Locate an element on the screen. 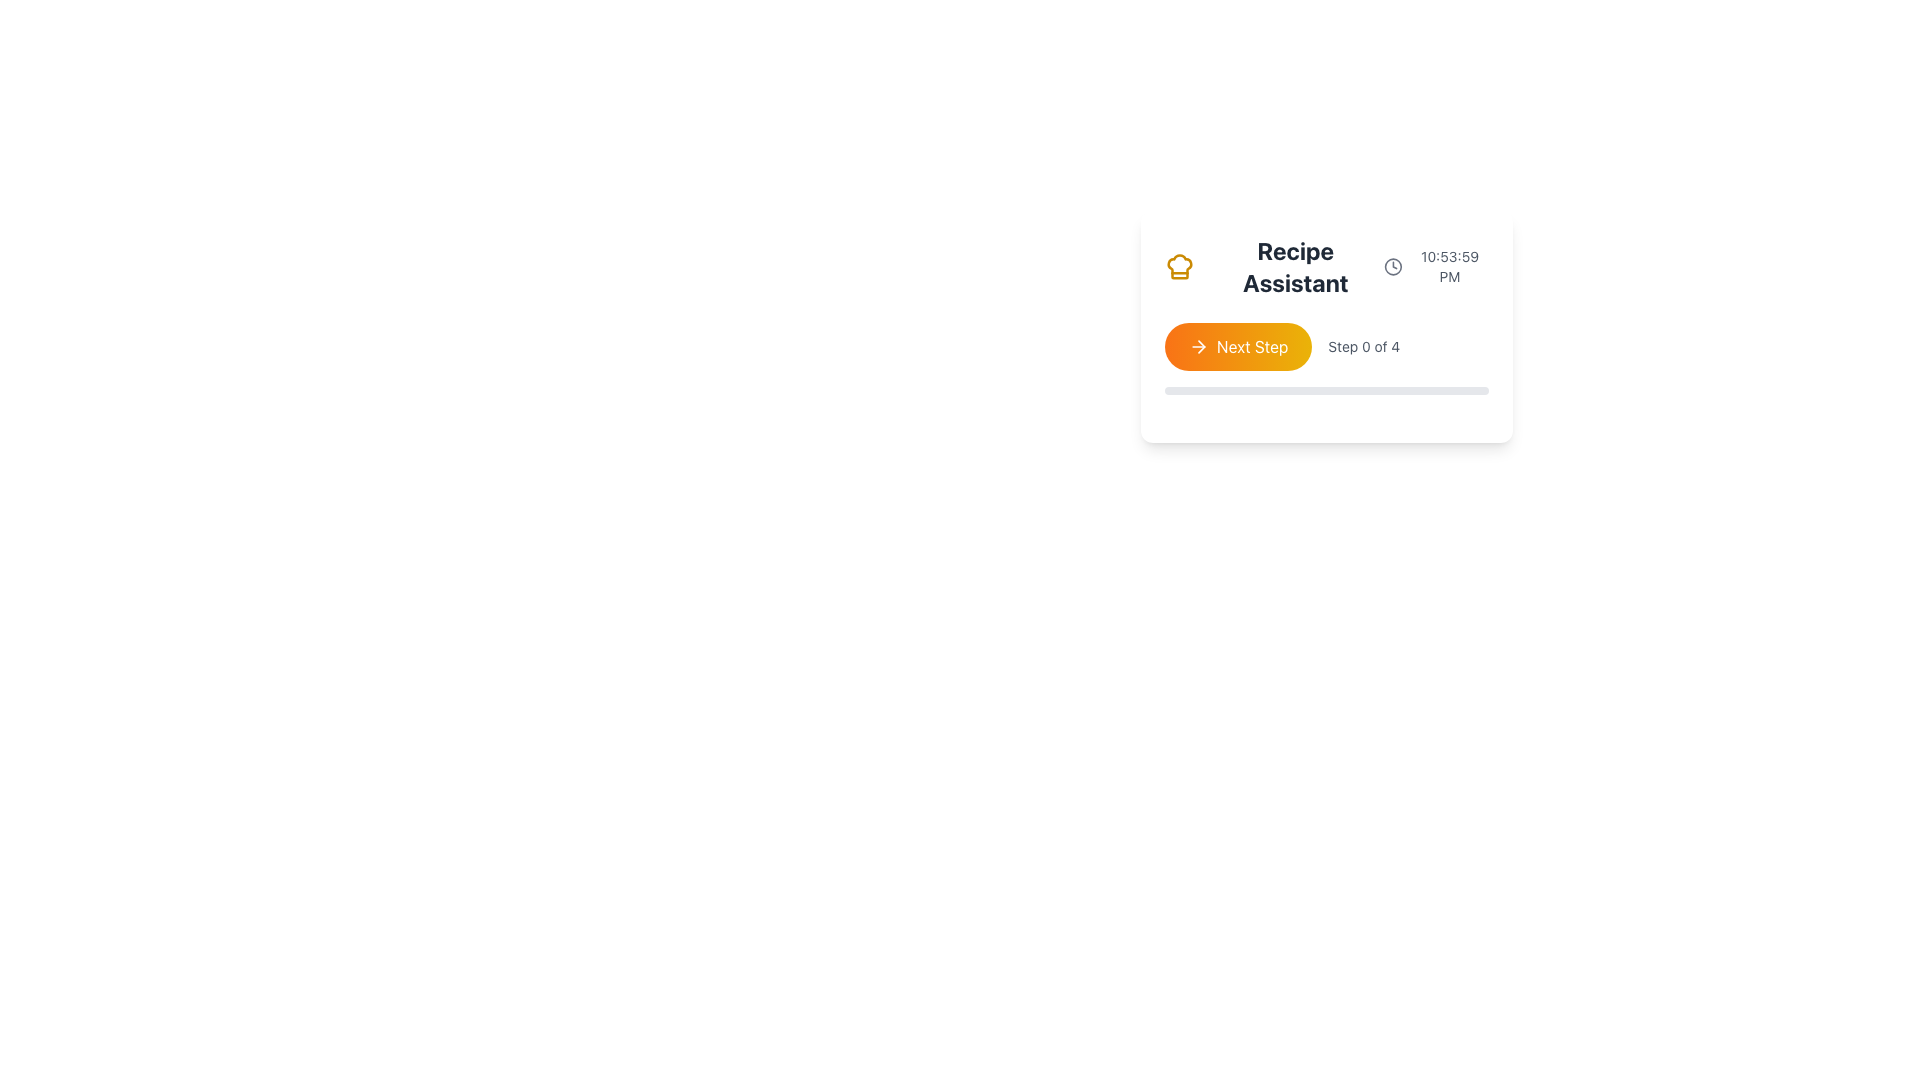 The height and width of the screenshot is (1080, 1920). the chef hat icon, which is a decorative representation of cooking, located in the top-left corner of the card, to the left of 'Recipe Assistant' is located at coordinates (1180, 265).